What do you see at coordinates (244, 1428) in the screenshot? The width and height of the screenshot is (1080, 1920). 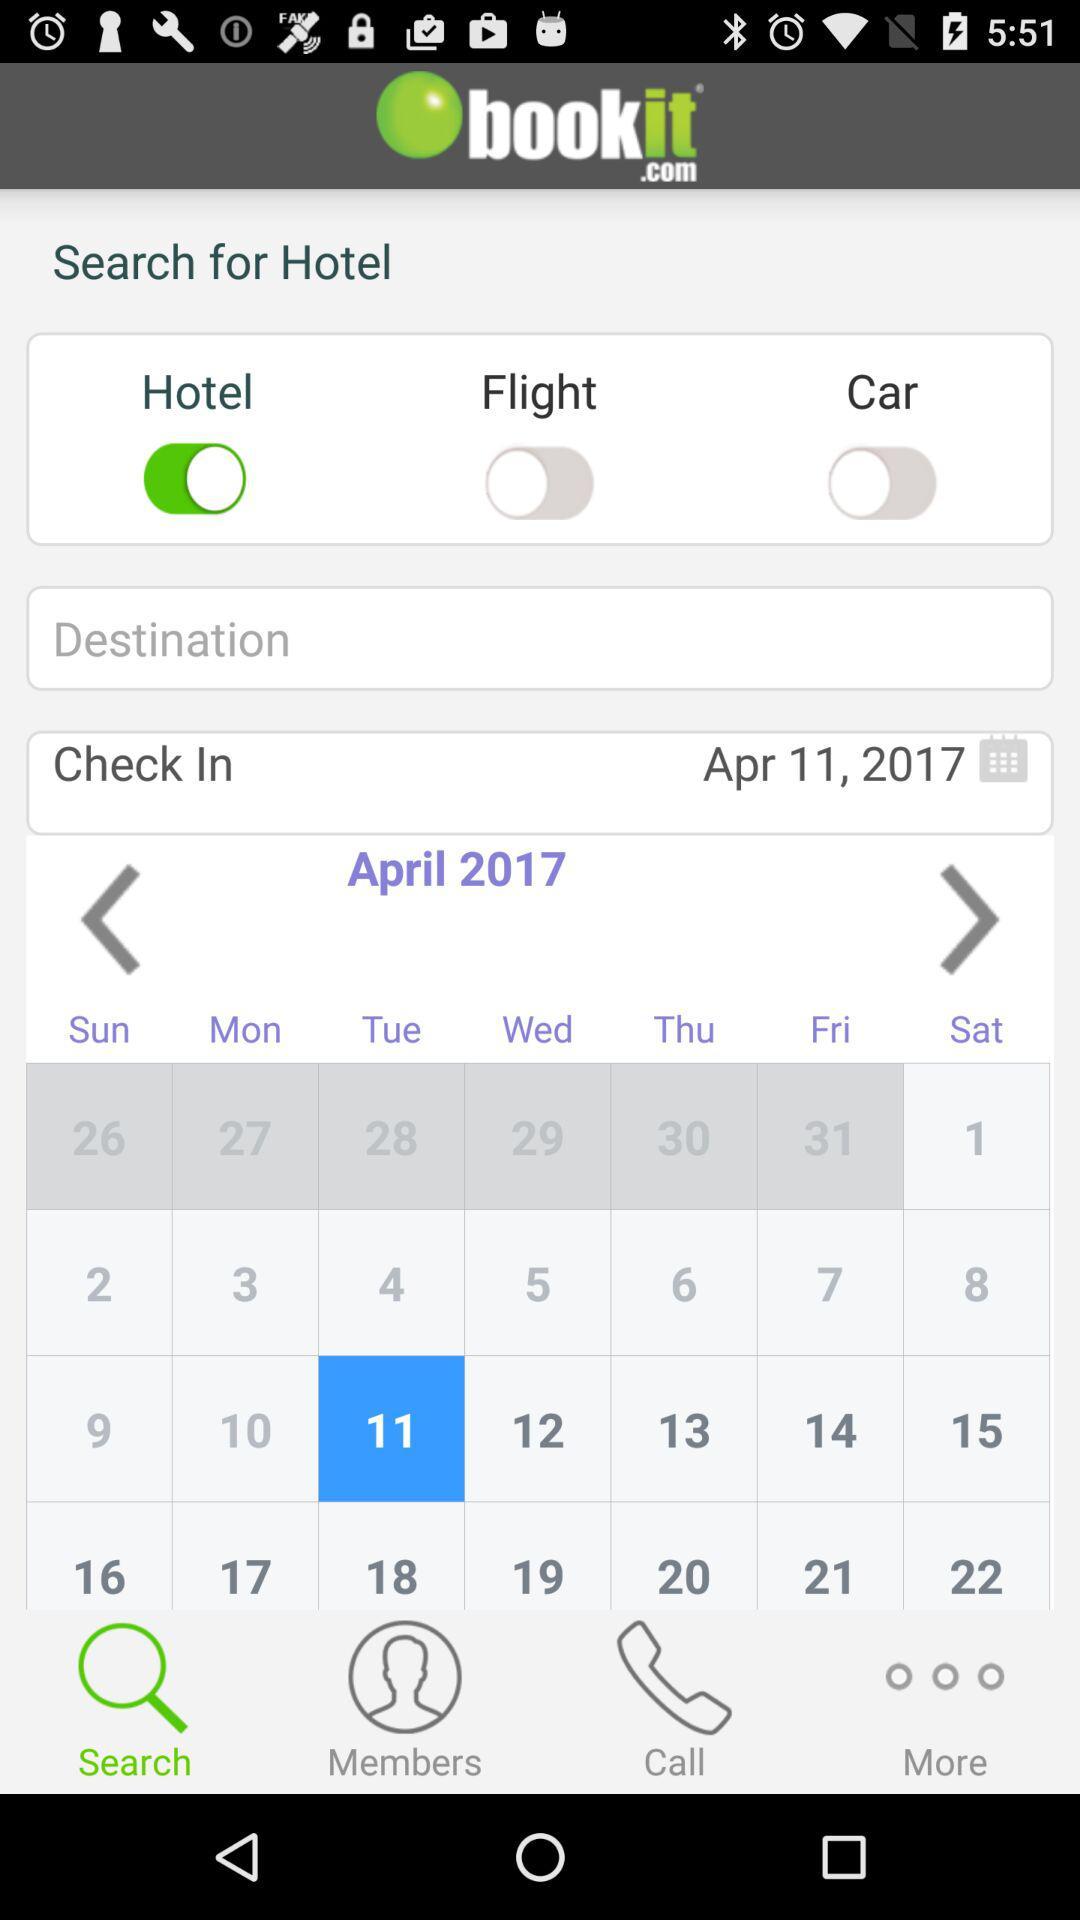 I see `icon next to 2 item` at bounding box center [244, 1428].